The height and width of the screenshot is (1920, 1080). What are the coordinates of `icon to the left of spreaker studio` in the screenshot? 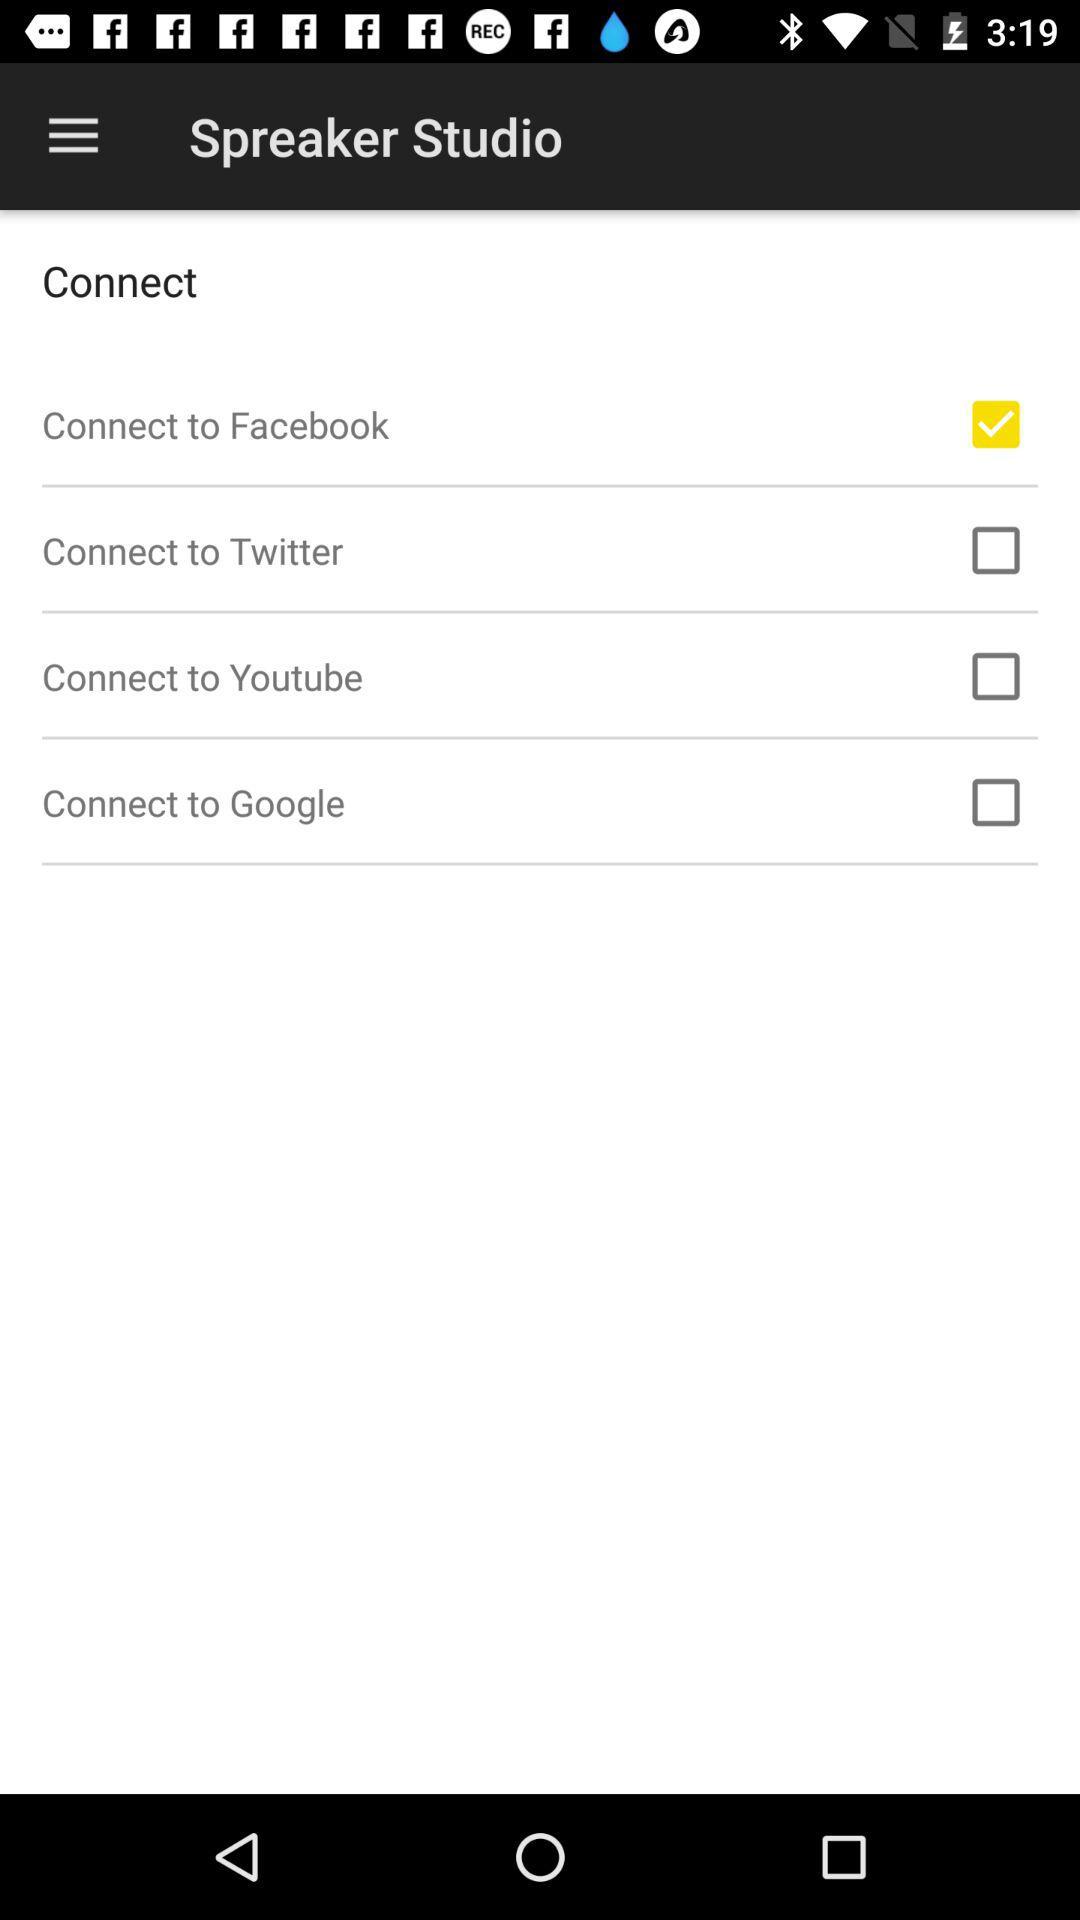 It's located at (72, 135).